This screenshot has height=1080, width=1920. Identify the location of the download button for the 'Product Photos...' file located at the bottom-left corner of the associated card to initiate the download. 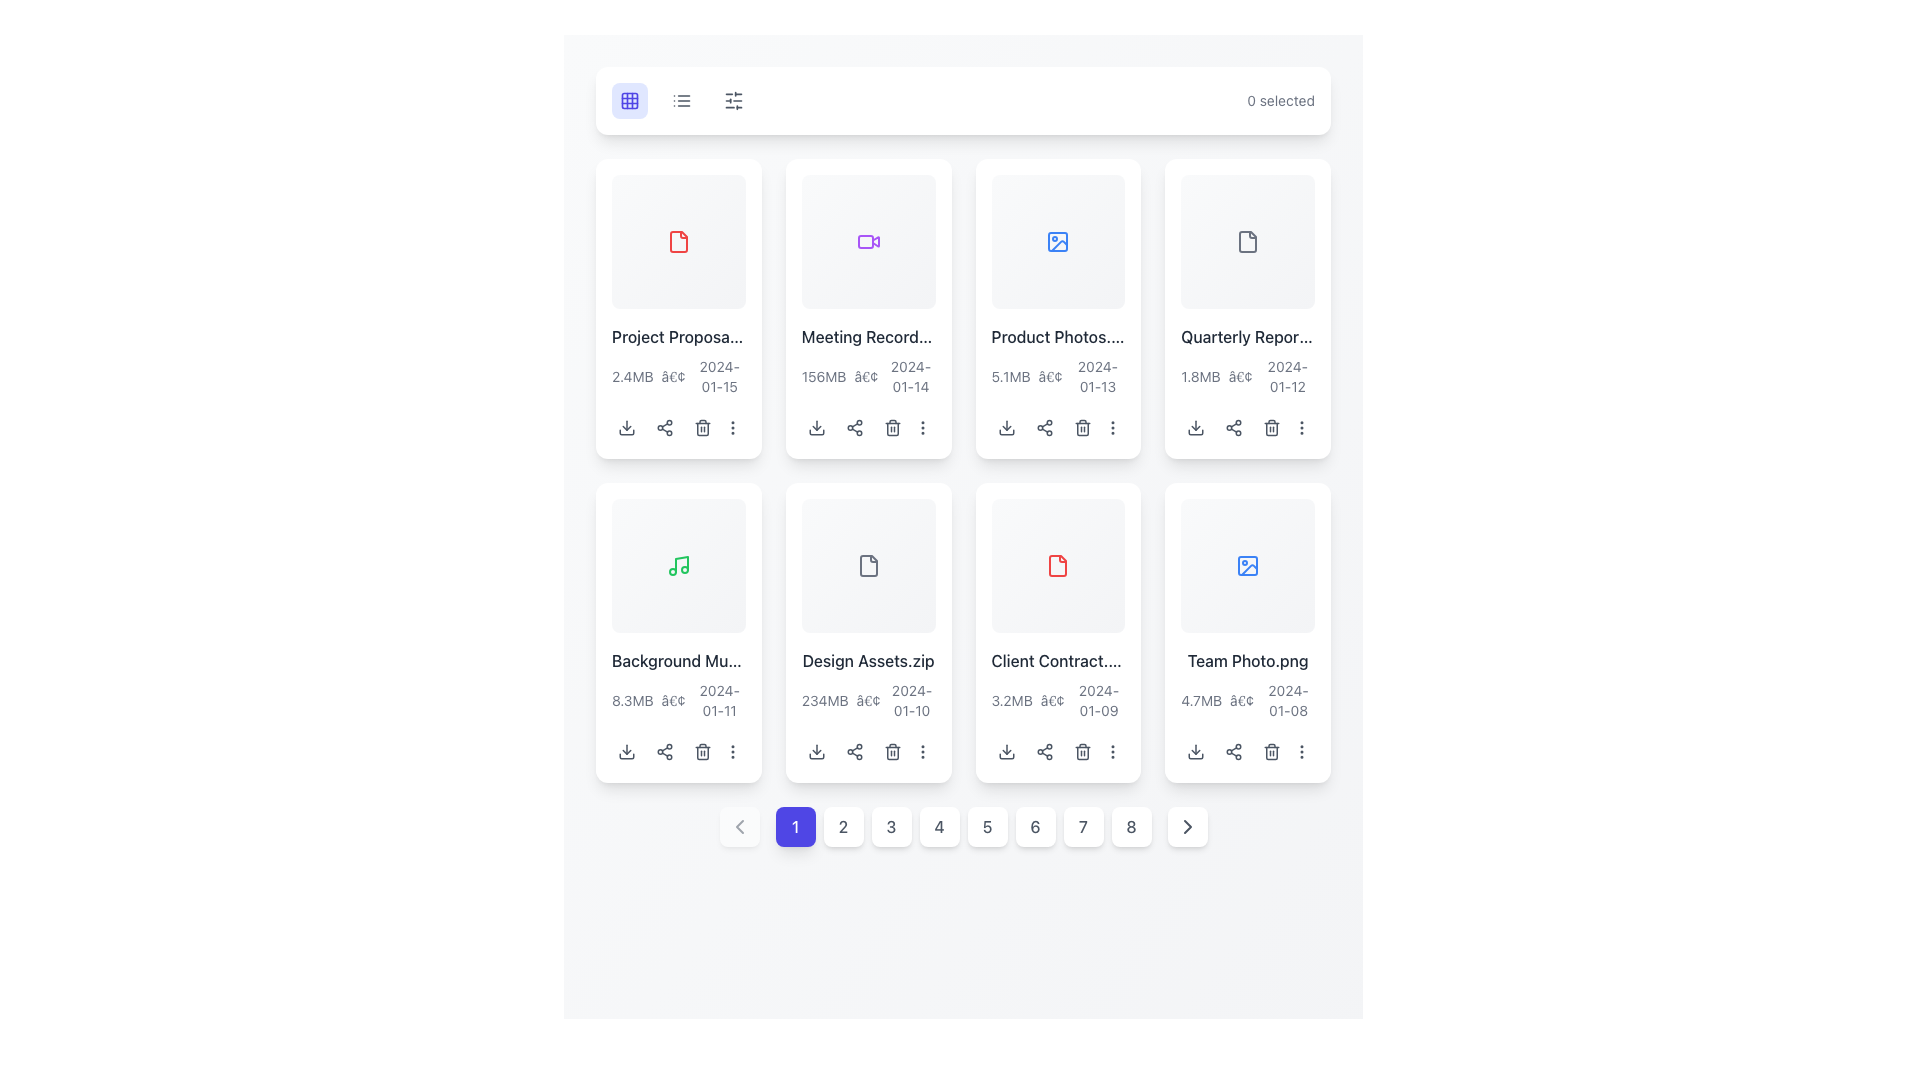
(1006, 426).